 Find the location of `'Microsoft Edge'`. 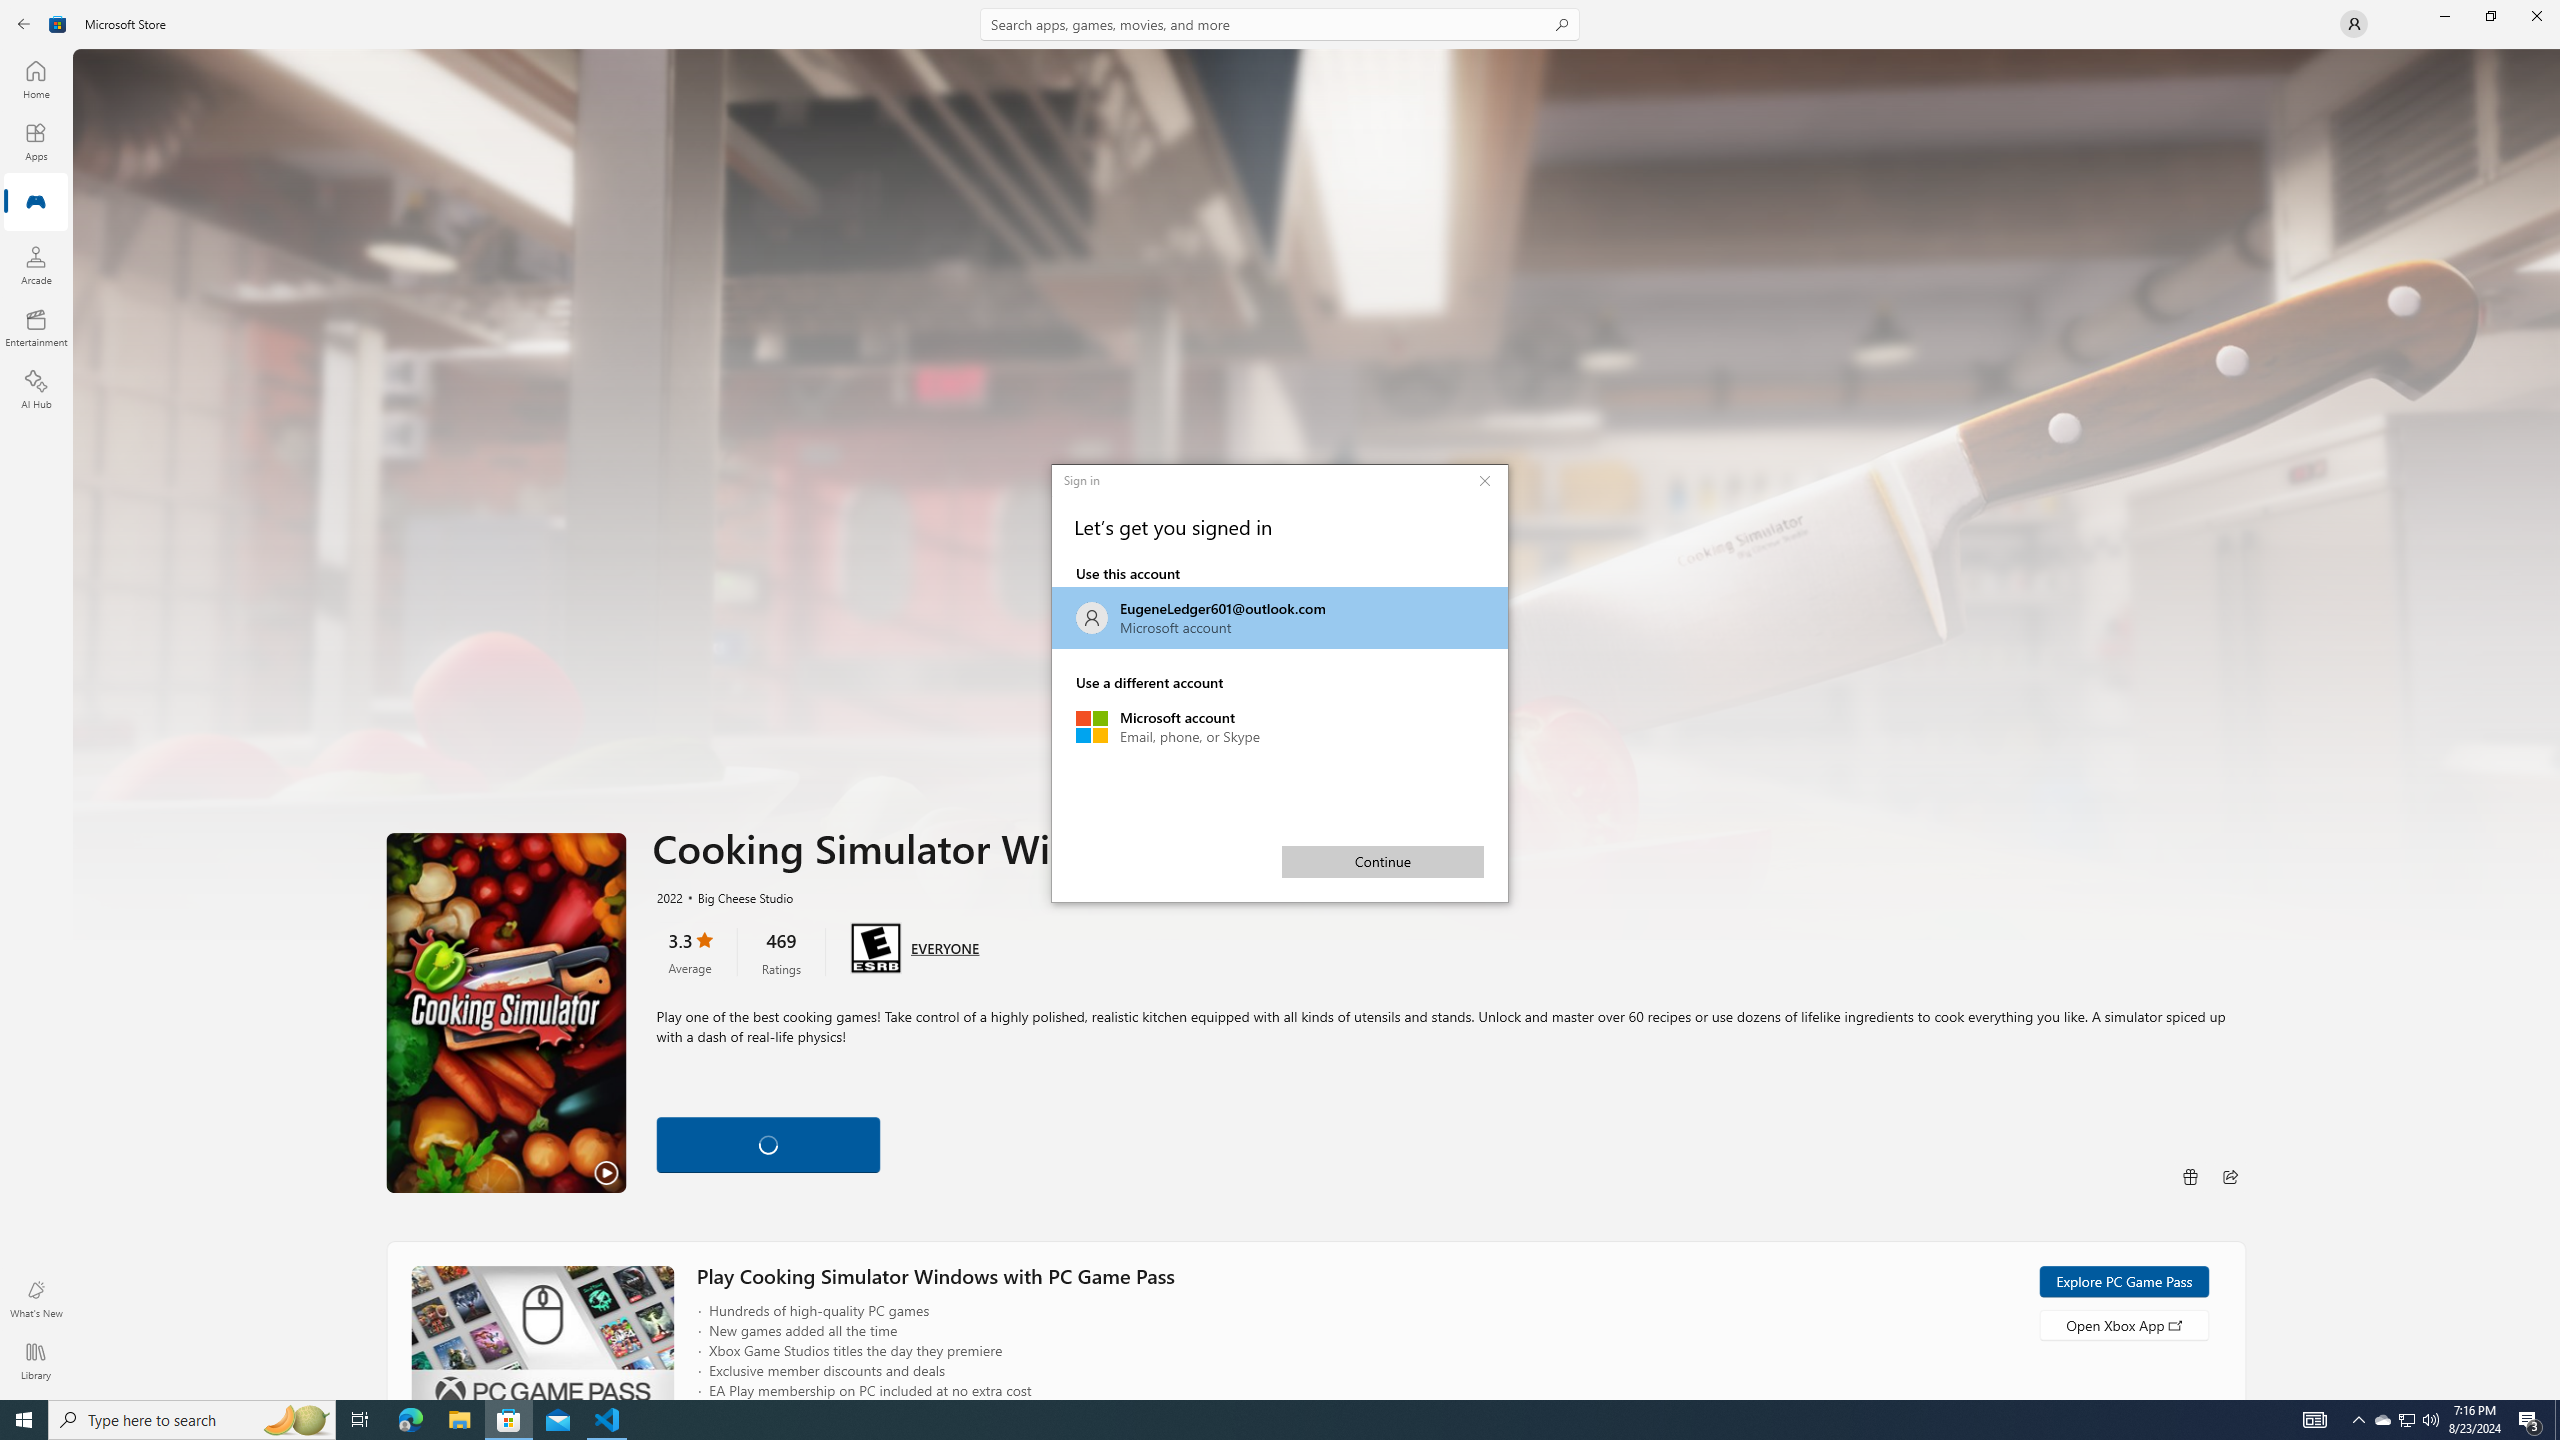

'Microsoft Edge' is located at coordinates (409, 1418).